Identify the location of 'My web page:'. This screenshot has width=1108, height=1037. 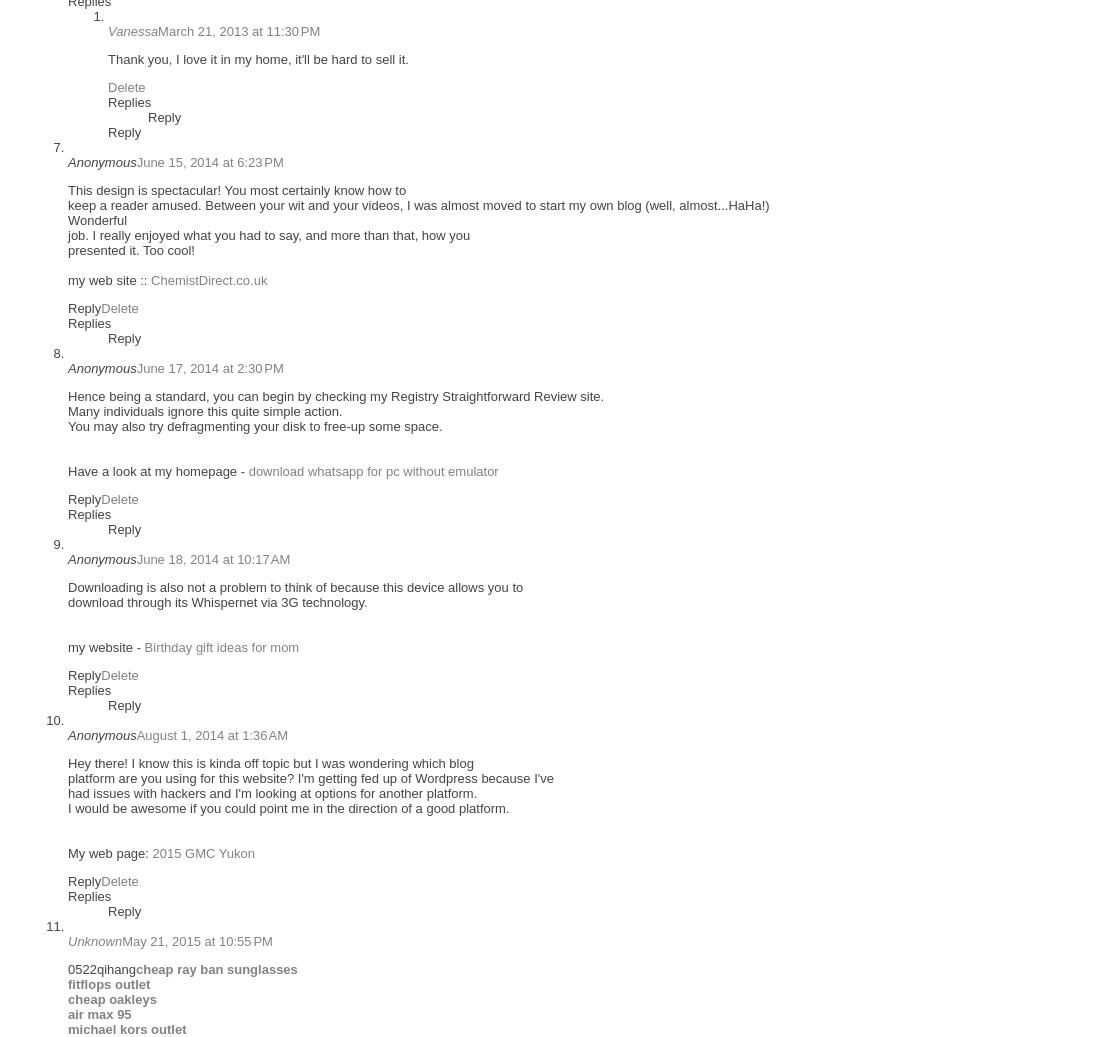
(67, 853).